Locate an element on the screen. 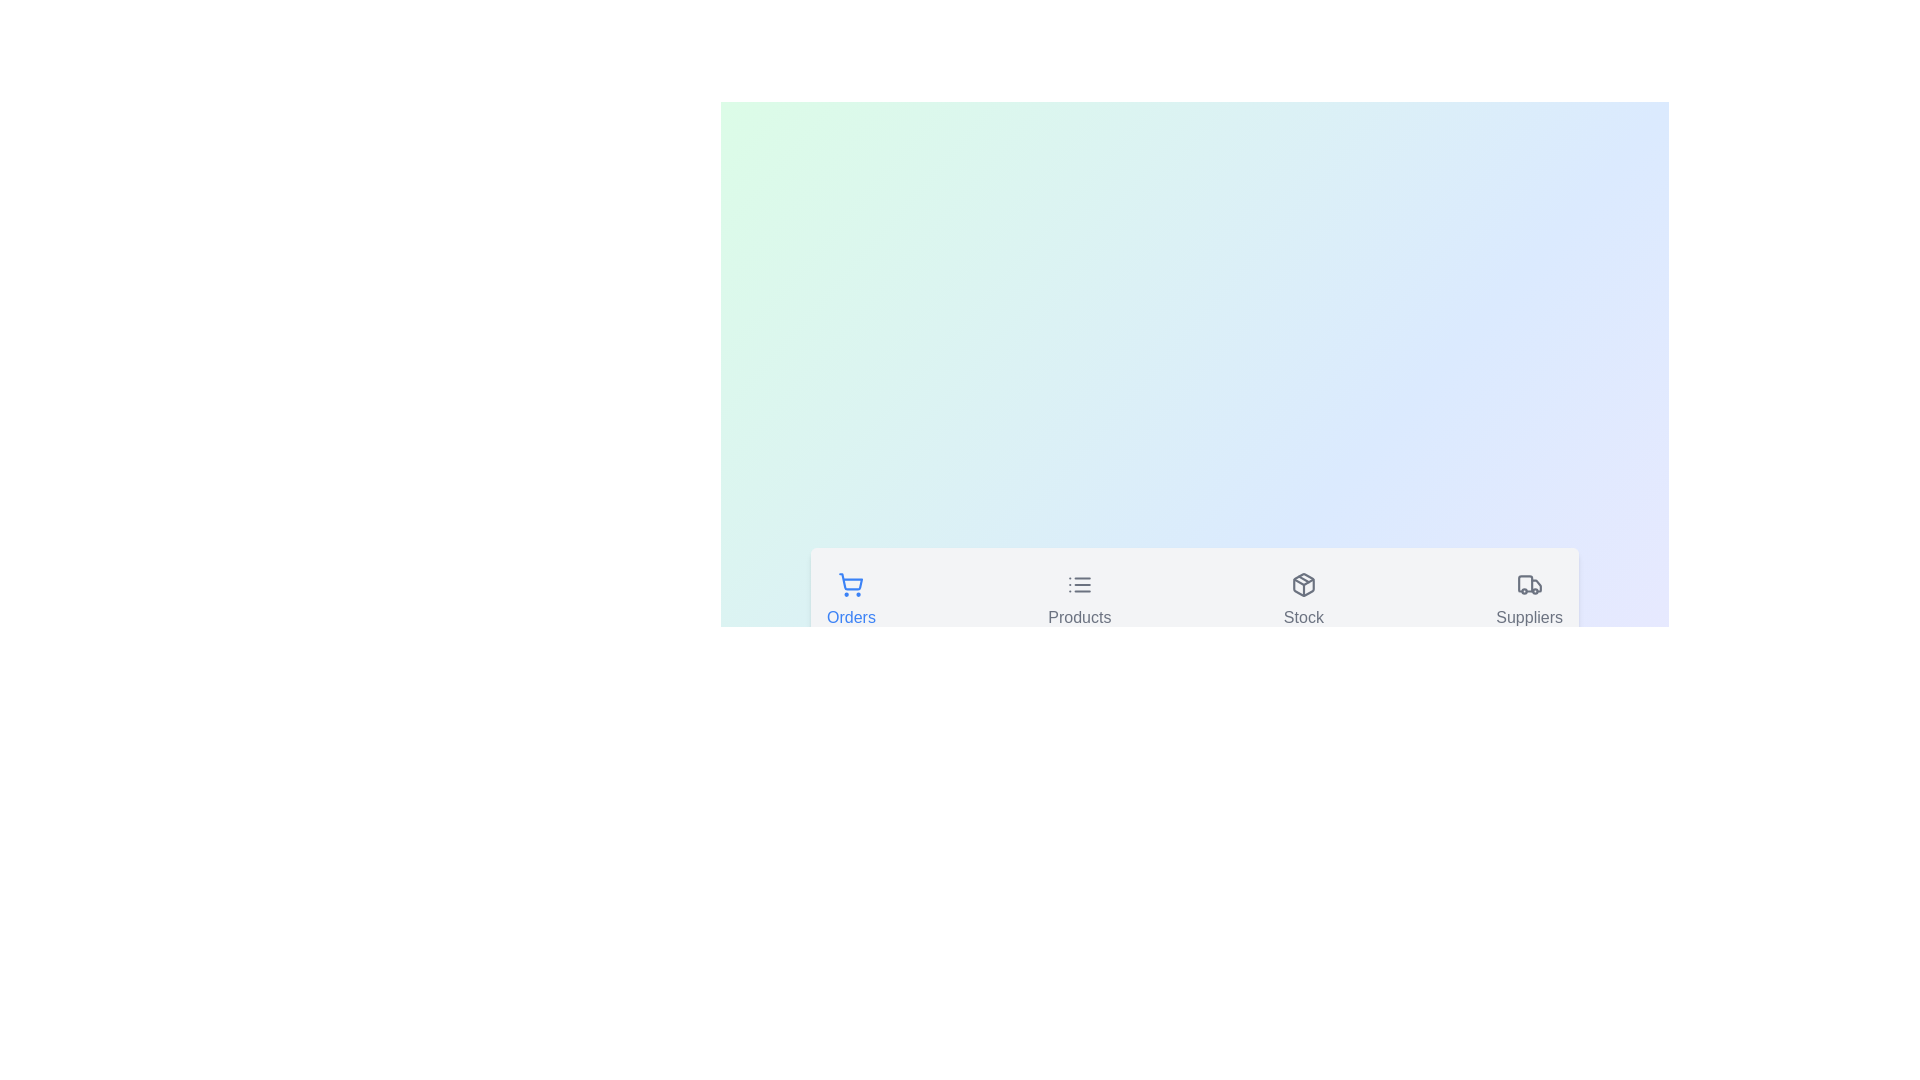 This screenshot has height=1080, width=1920. the icon of the Products tab is located at coordinates (1078, 601).